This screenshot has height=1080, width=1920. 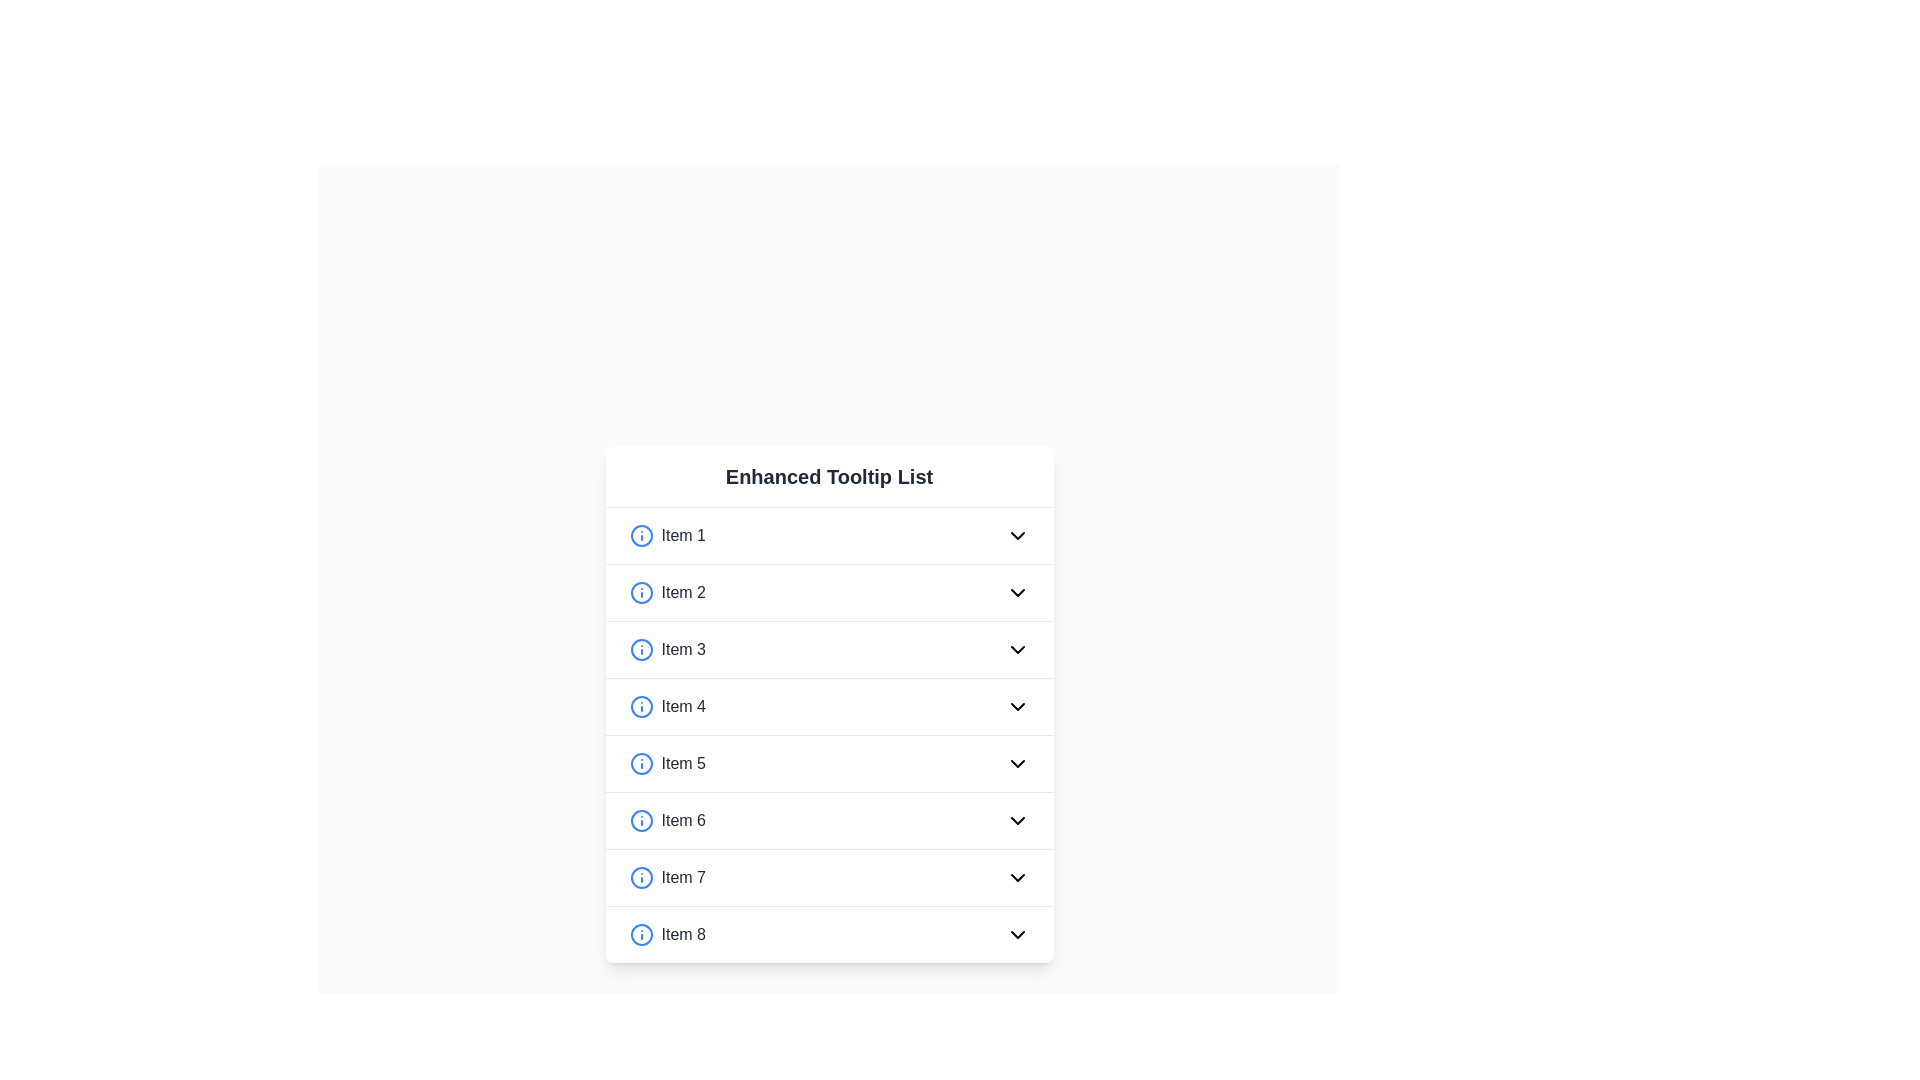 What do you see at coordinates (1017, 877) in the screenshot?
I see `the downward-facing chevron icon` at bounding box center [1017, 877].